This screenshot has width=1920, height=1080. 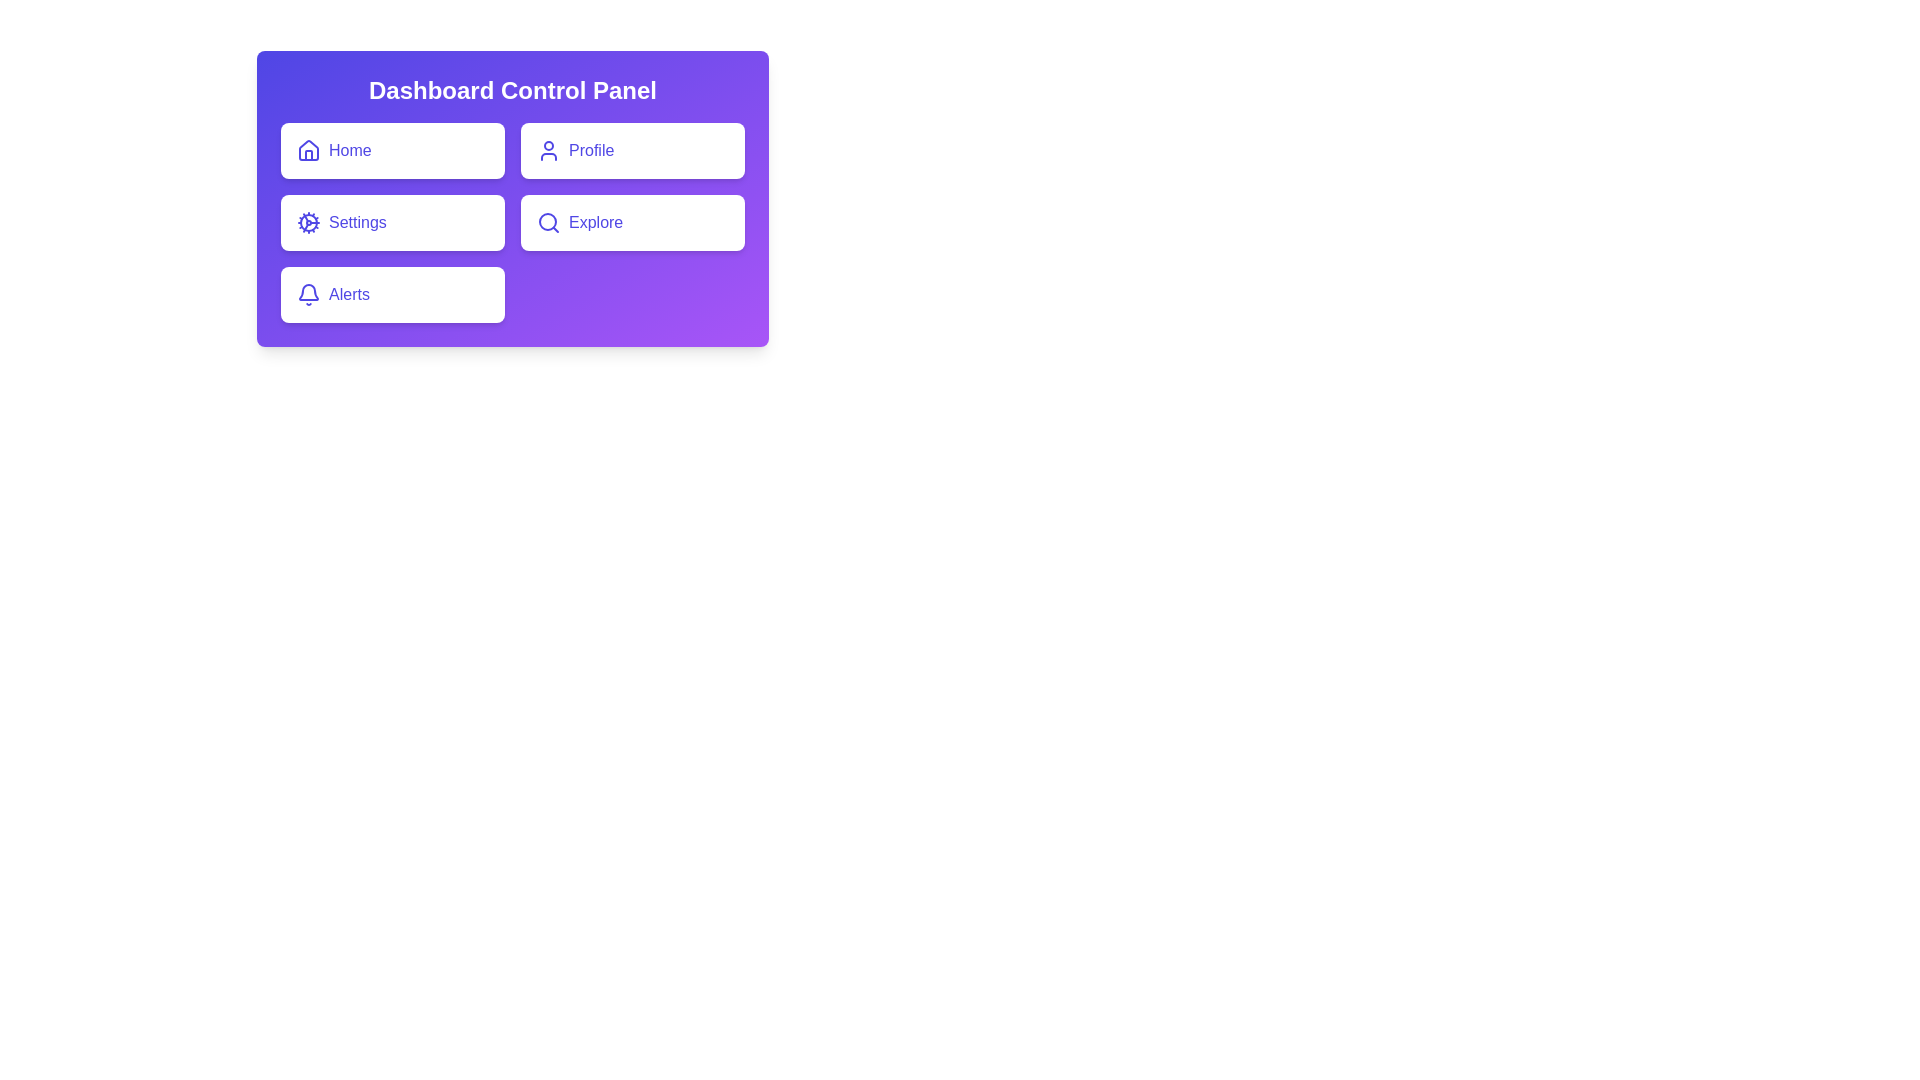 What do you see at coordinates (307, 294) in the screenshot?
I see `the alert icon located to the left of the 'Alerts' text label in the lower-left corner of the control panel interface` at bounding box center [307, 294].